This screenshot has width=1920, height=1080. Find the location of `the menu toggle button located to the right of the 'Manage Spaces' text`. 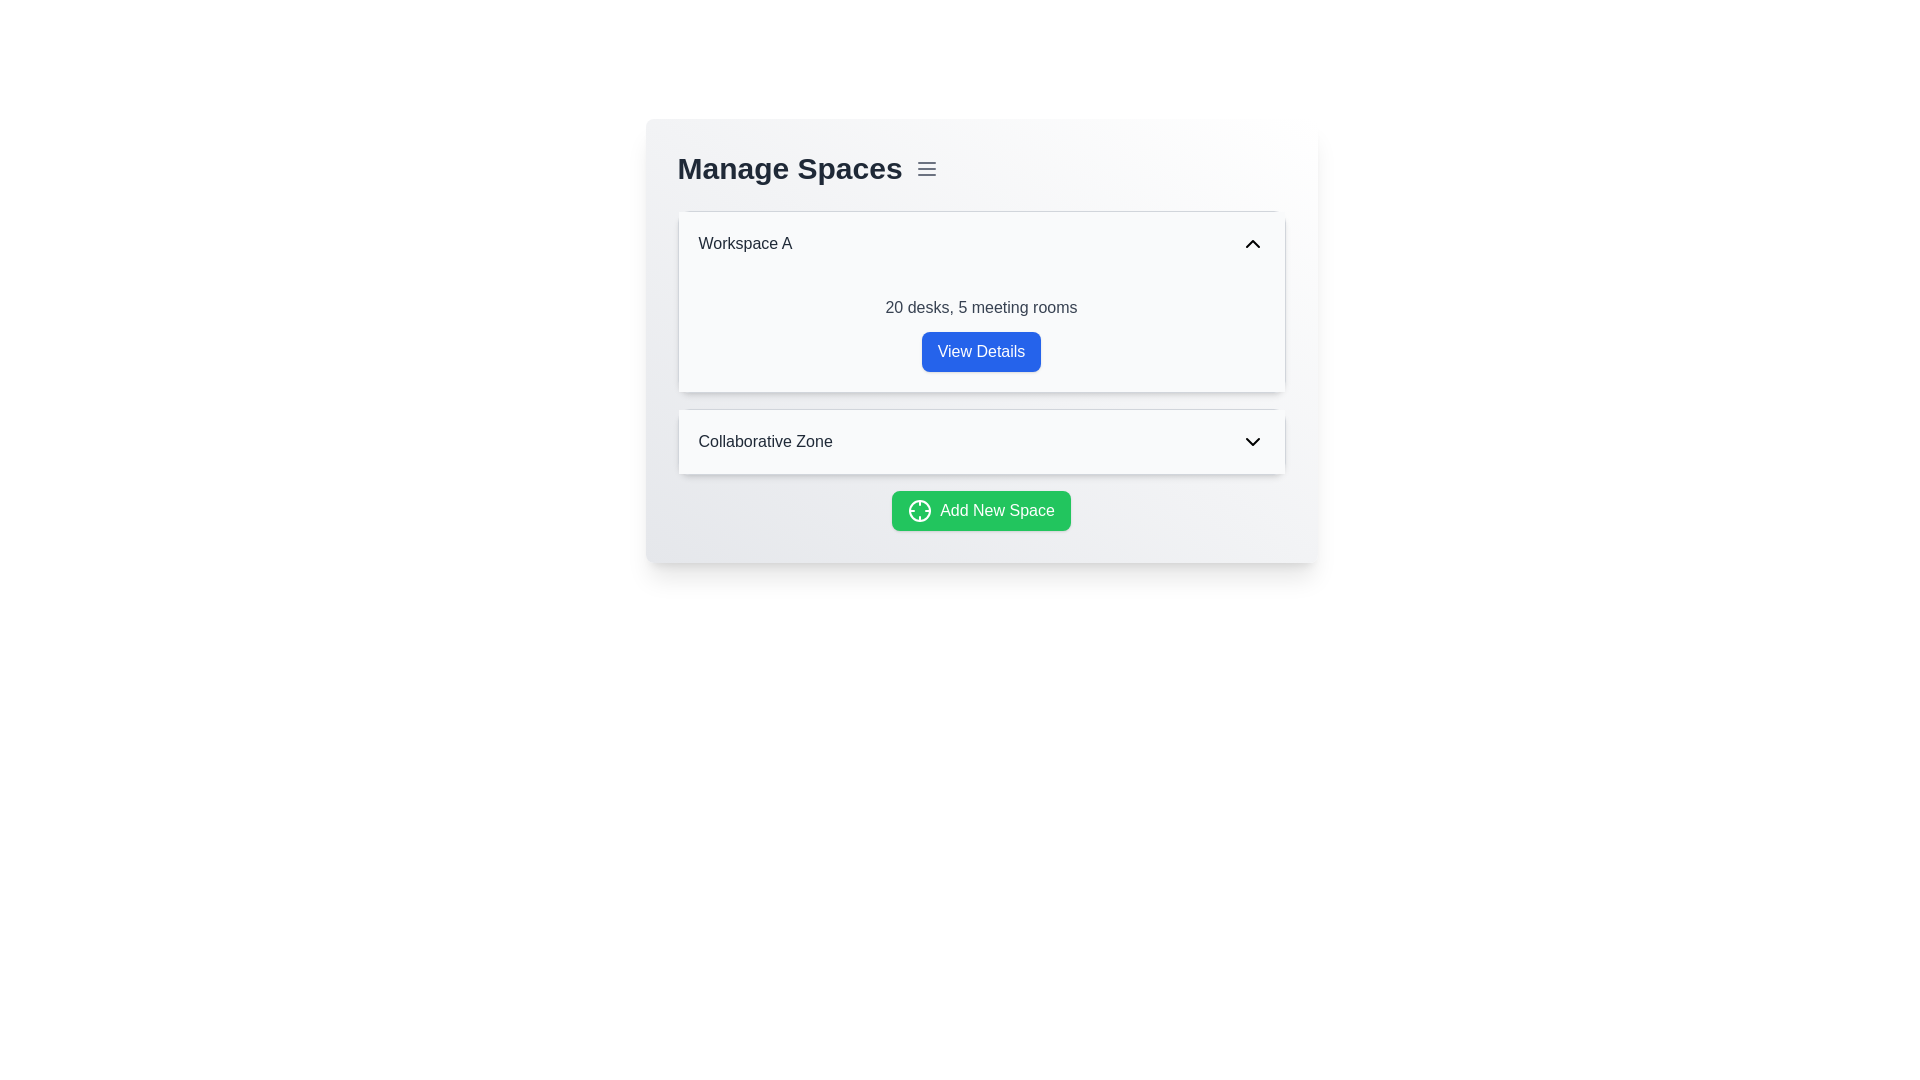

the menu toggle button located to the right of the 'Manage Spaces' text is located at coordinates (925, 168).